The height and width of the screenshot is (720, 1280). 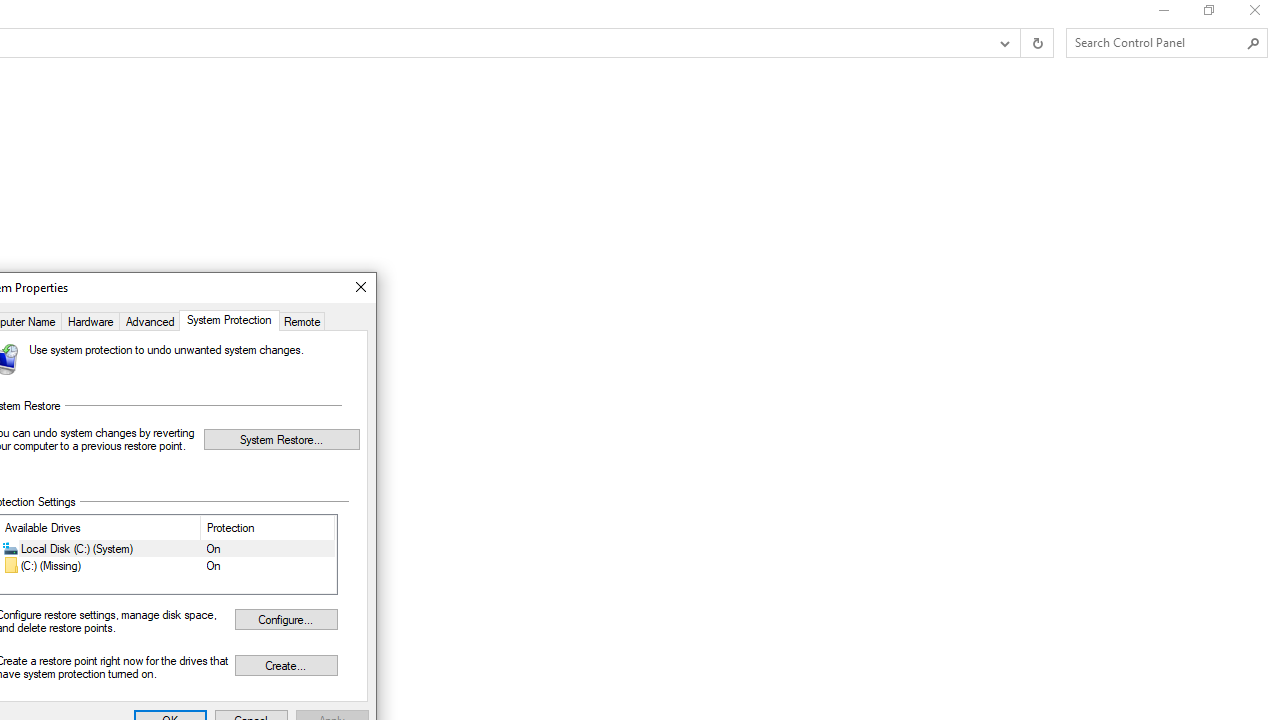 I want to click on 'System Protection', so click(x=229, y=319).